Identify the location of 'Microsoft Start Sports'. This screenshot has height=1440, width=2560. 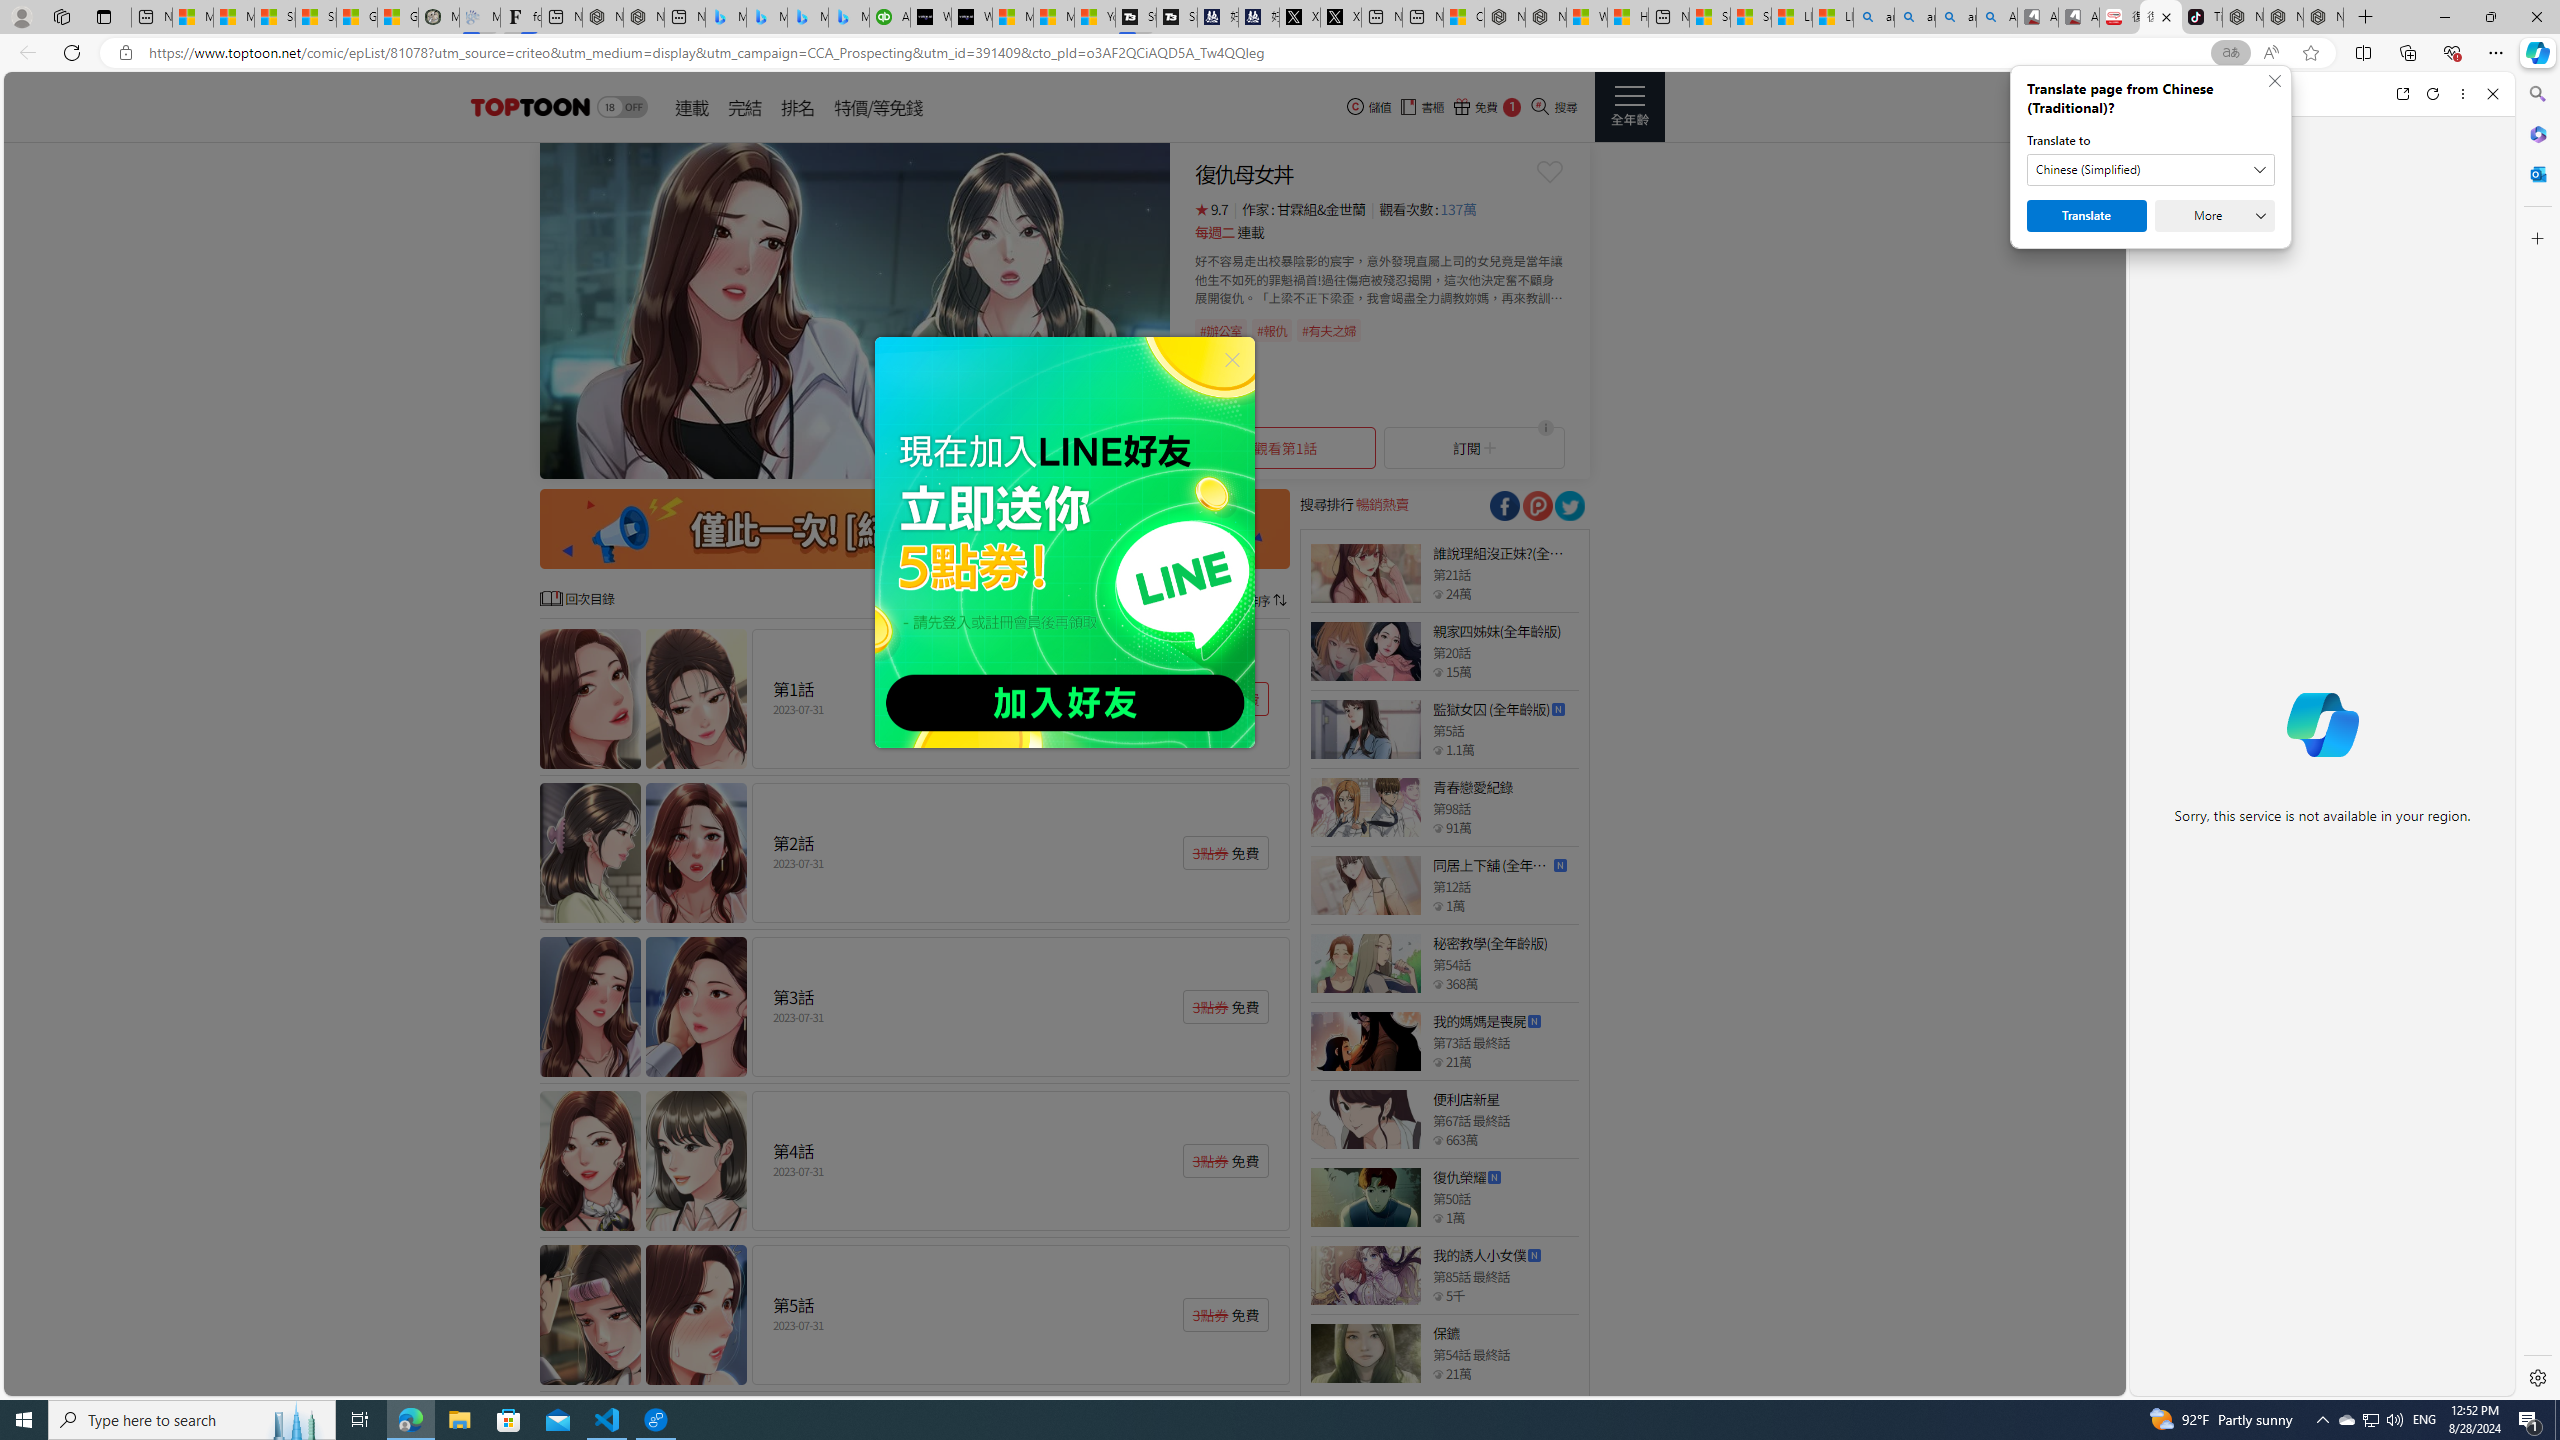
(1011, 16).